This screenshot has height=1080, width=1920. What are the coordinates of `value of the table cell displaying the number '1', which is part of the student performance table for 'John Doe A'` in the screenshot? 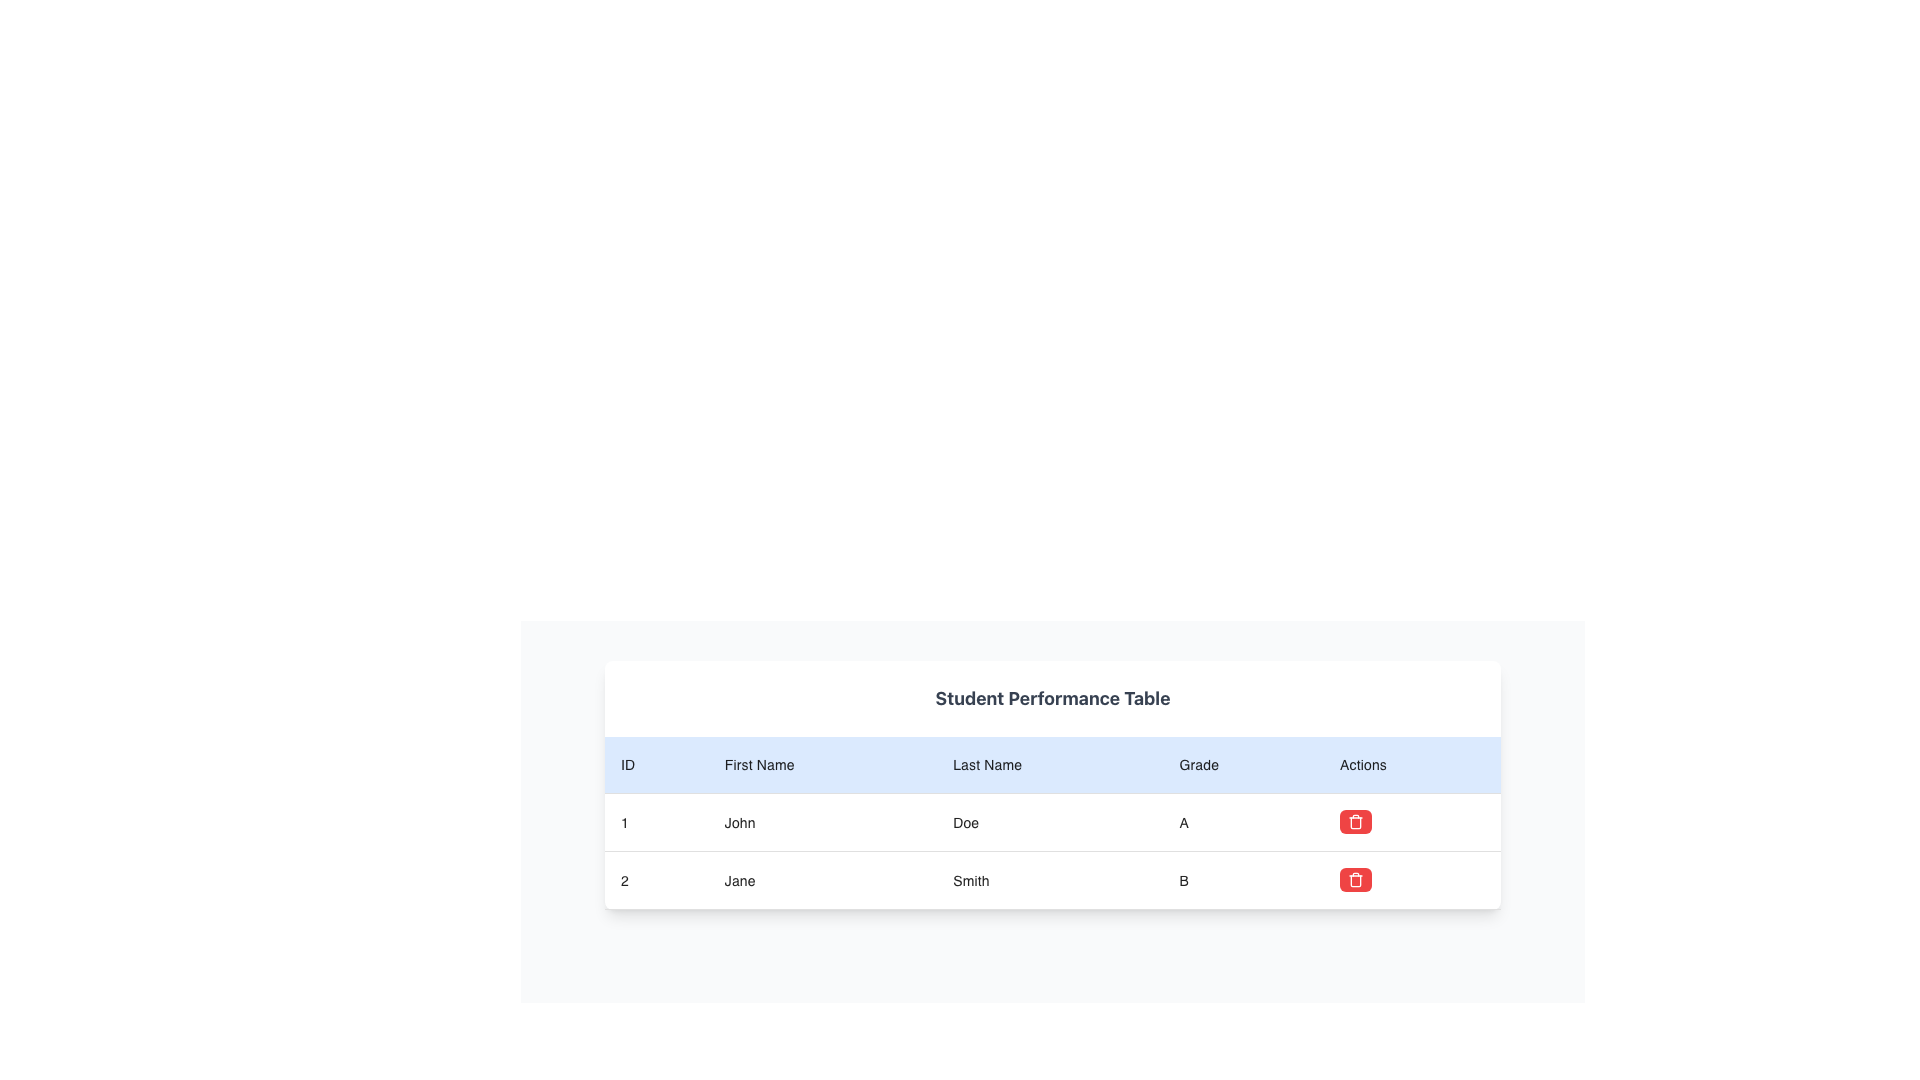 It's located at (656, 822).